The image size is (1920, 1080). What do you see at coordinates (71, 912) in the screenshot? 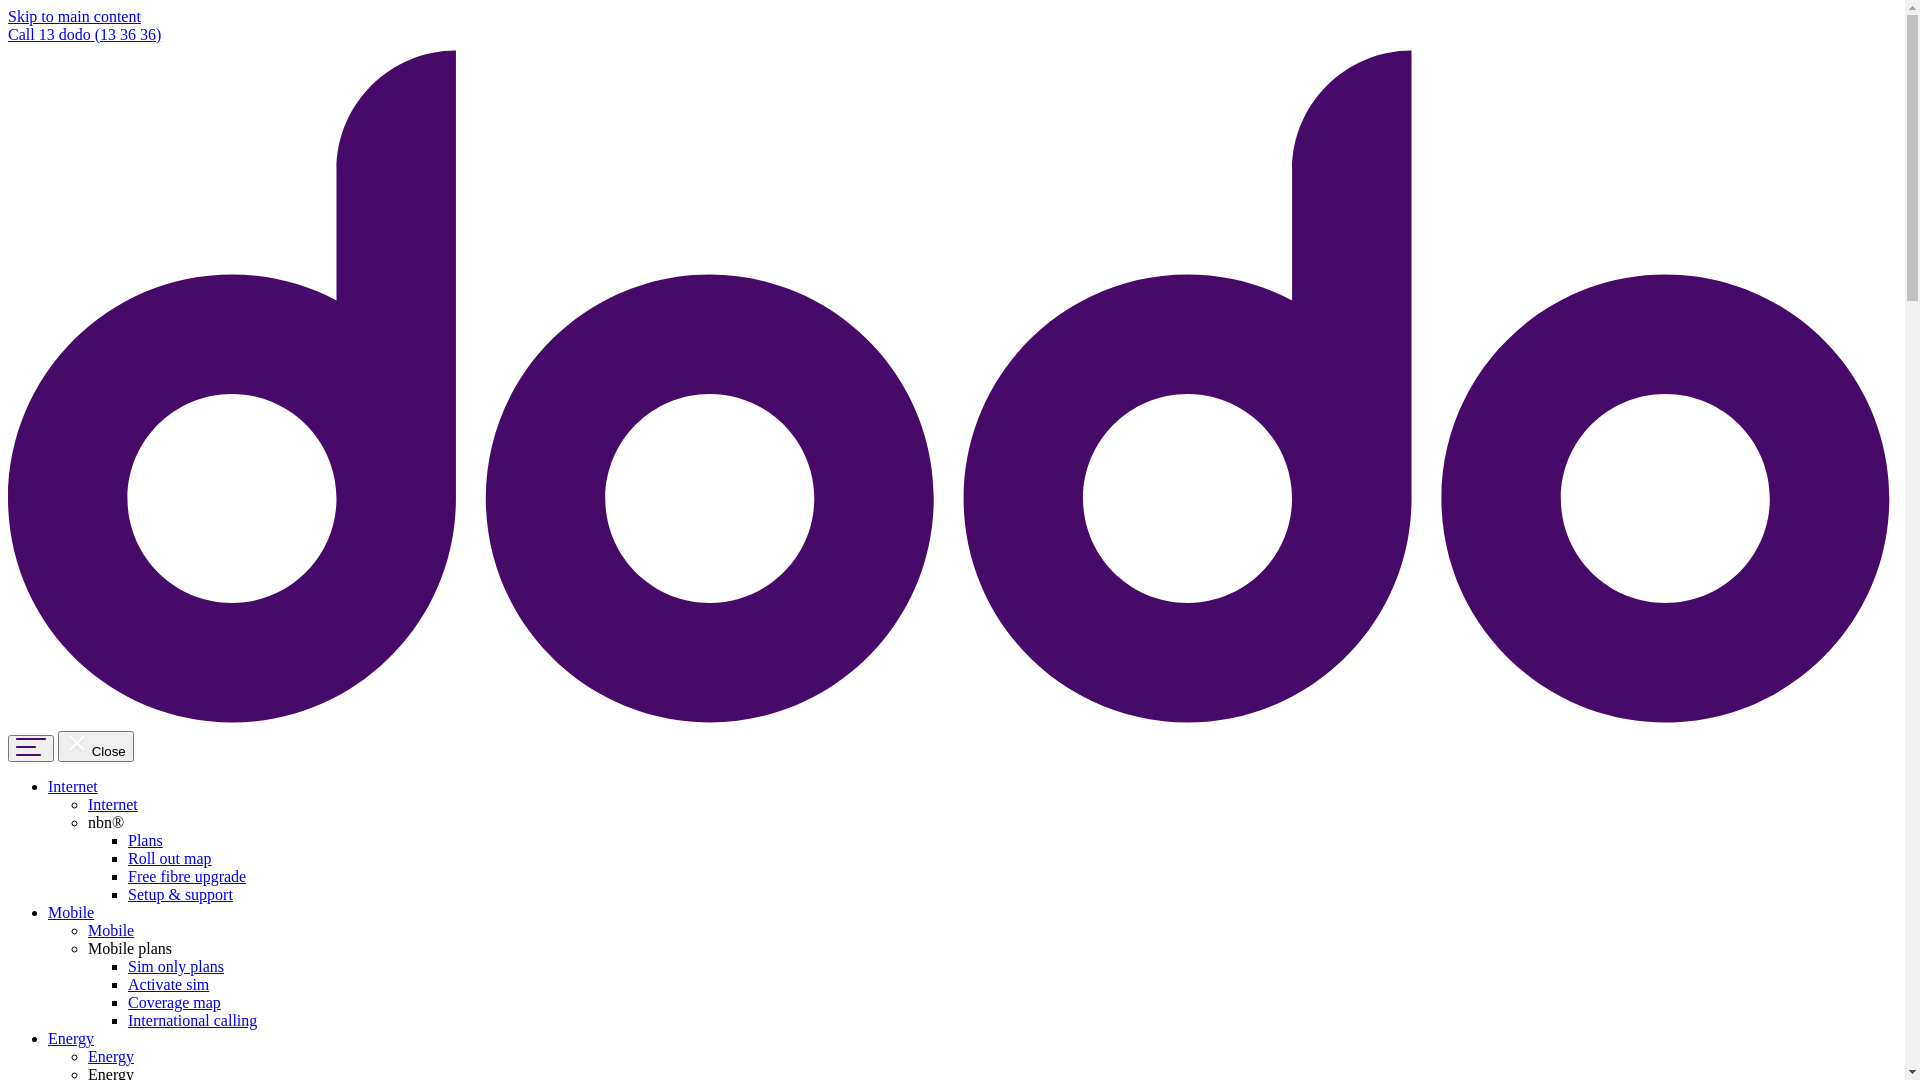
I see `'Mobile'` at bounding box center [71, 912].